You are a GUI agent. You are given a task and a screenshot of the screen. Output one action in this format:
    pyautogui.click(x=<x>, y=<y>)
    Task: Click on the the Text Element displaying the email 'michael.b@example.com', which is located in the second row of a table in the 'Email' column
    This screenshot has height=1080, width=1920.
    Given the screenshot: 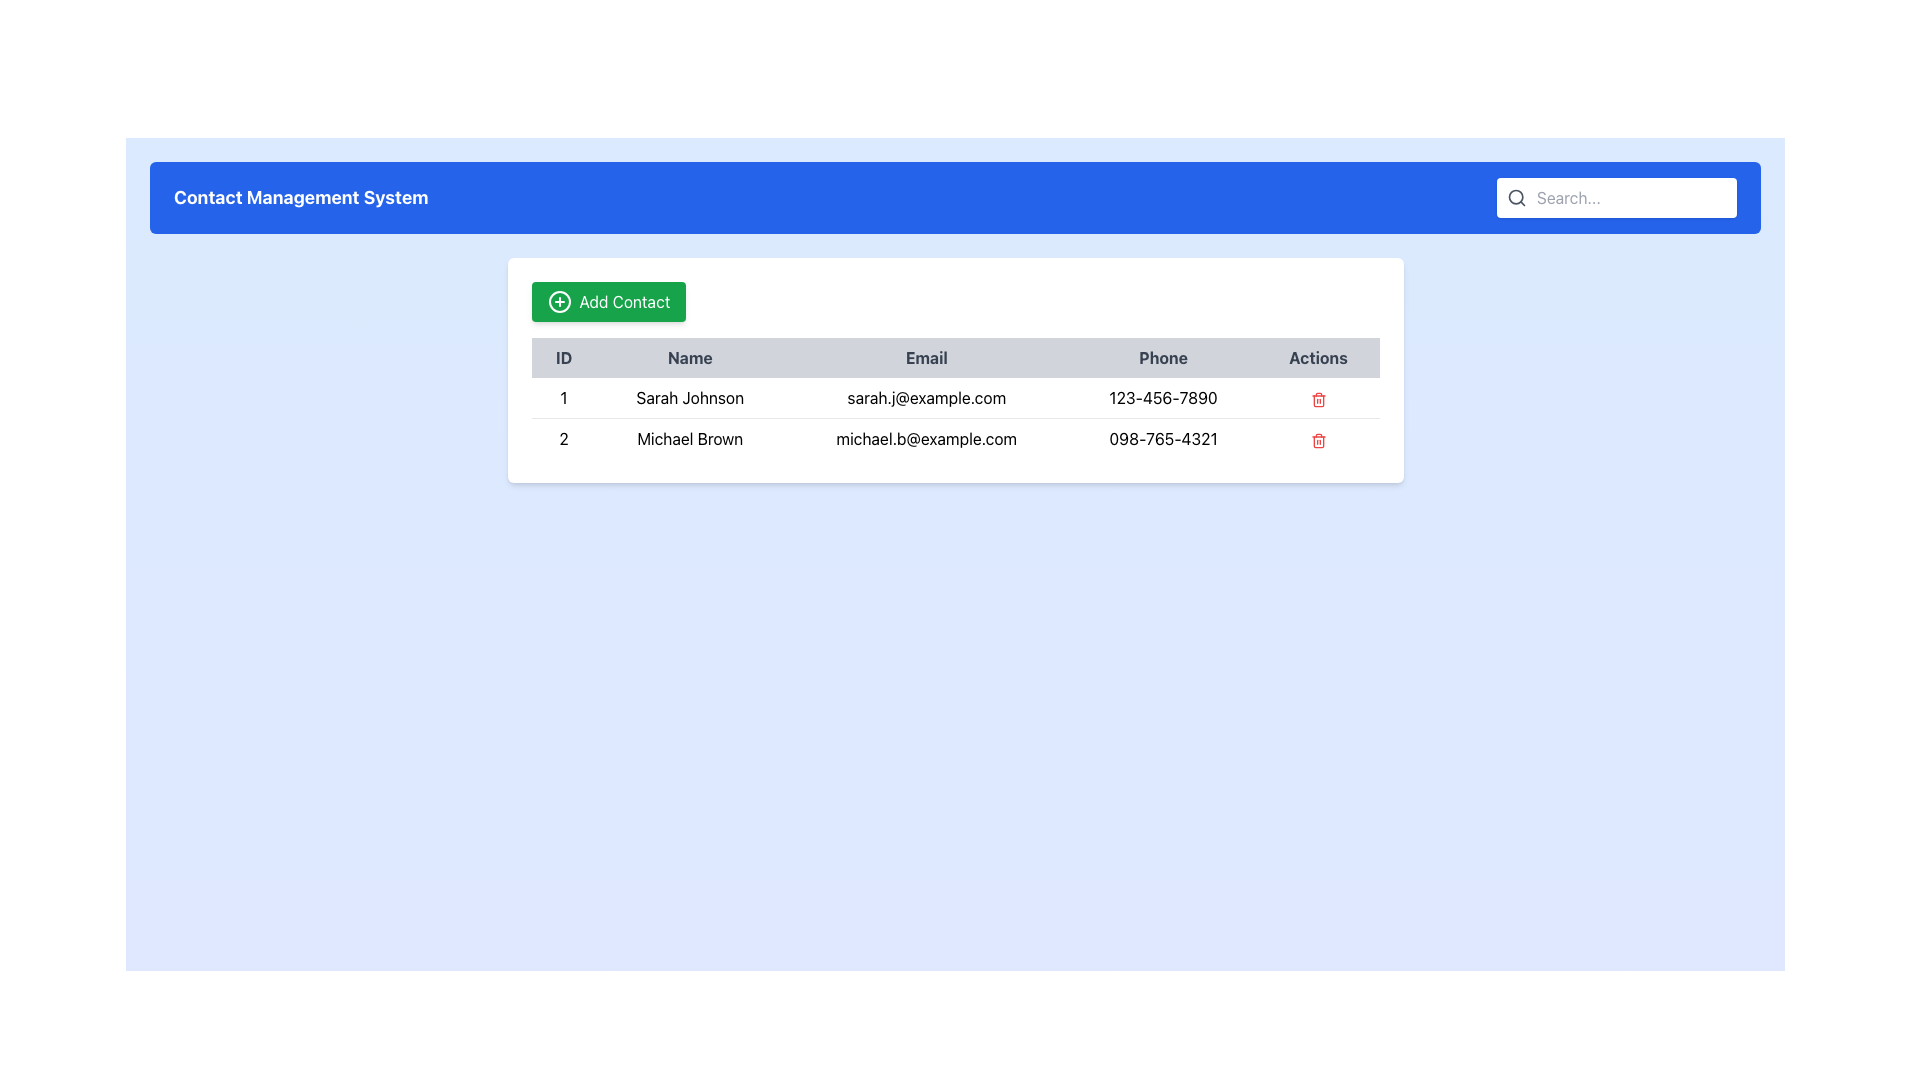 What is the action you would take?
    pyautogui.click(x=925, y=437)
    